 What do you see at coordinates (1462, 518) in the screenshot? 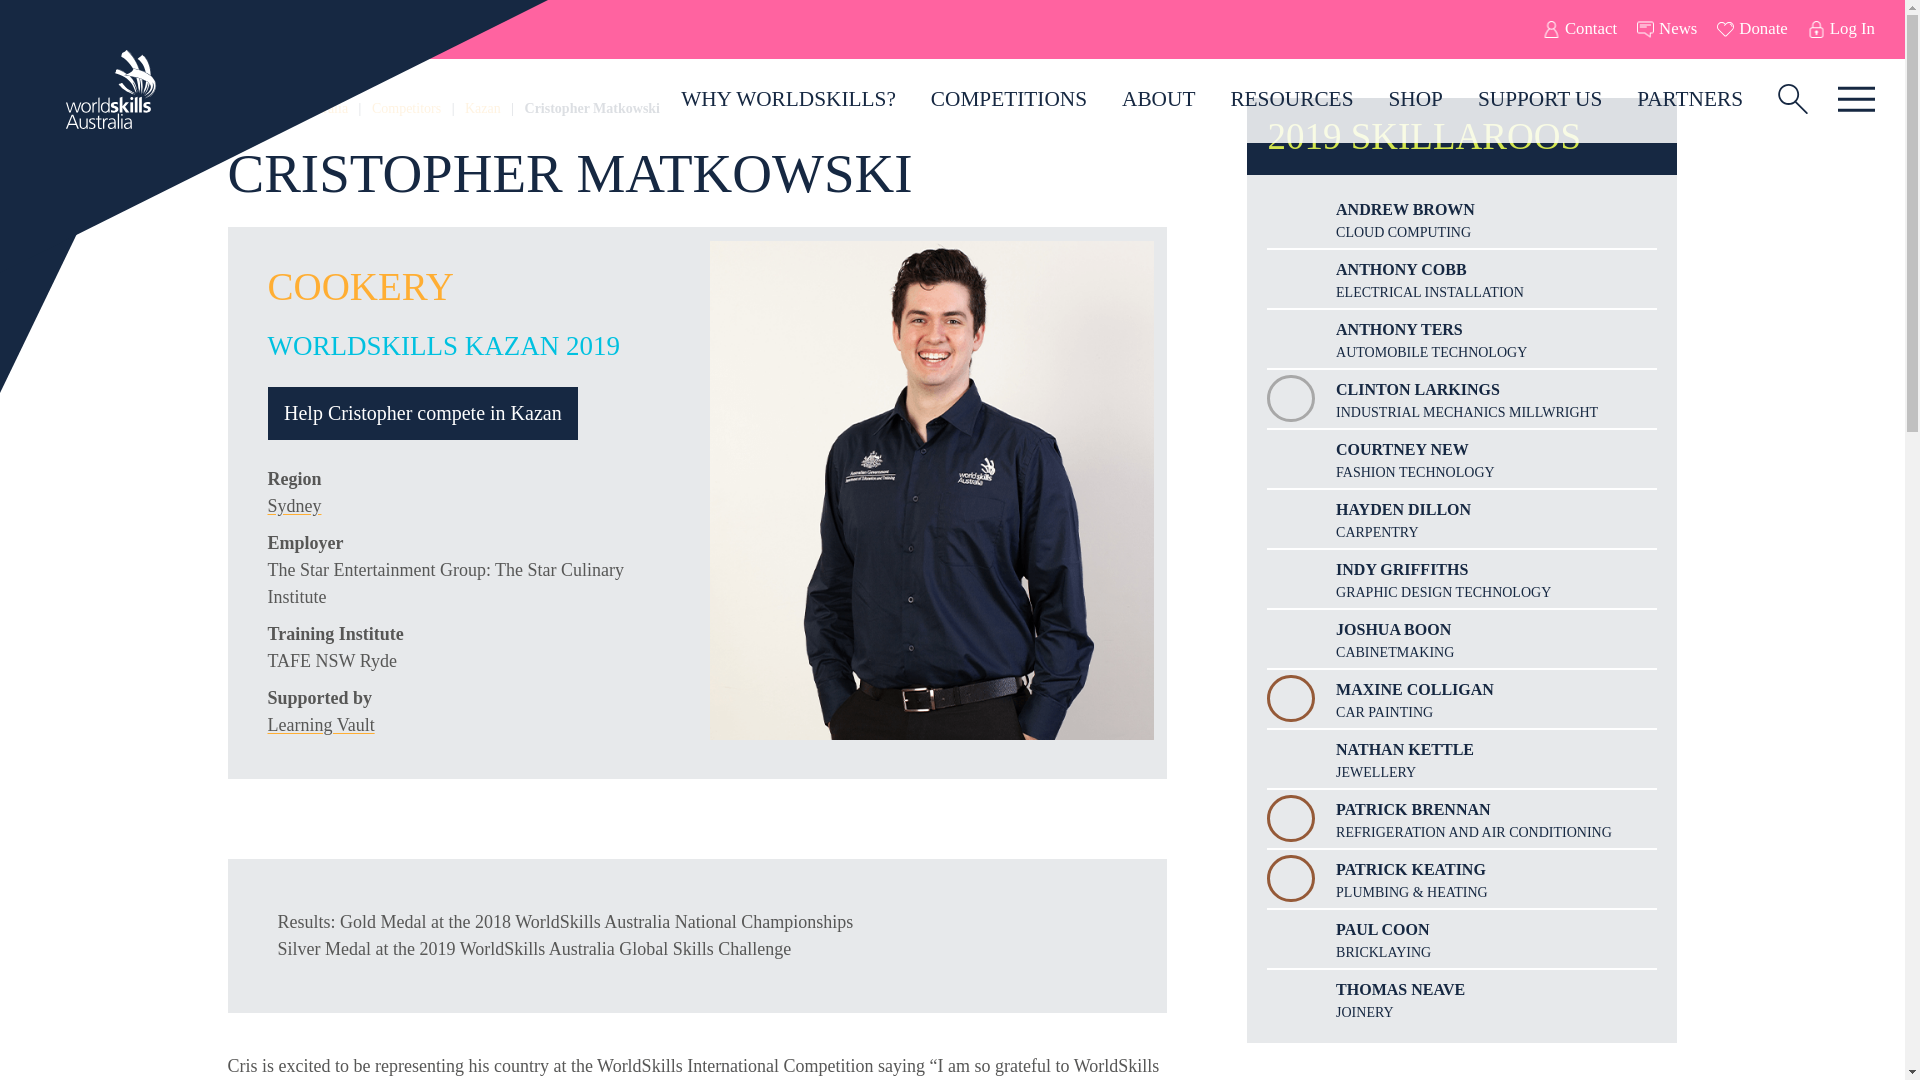
I see `'HAYDEN DILLON` at bounding box center [1462, 518].